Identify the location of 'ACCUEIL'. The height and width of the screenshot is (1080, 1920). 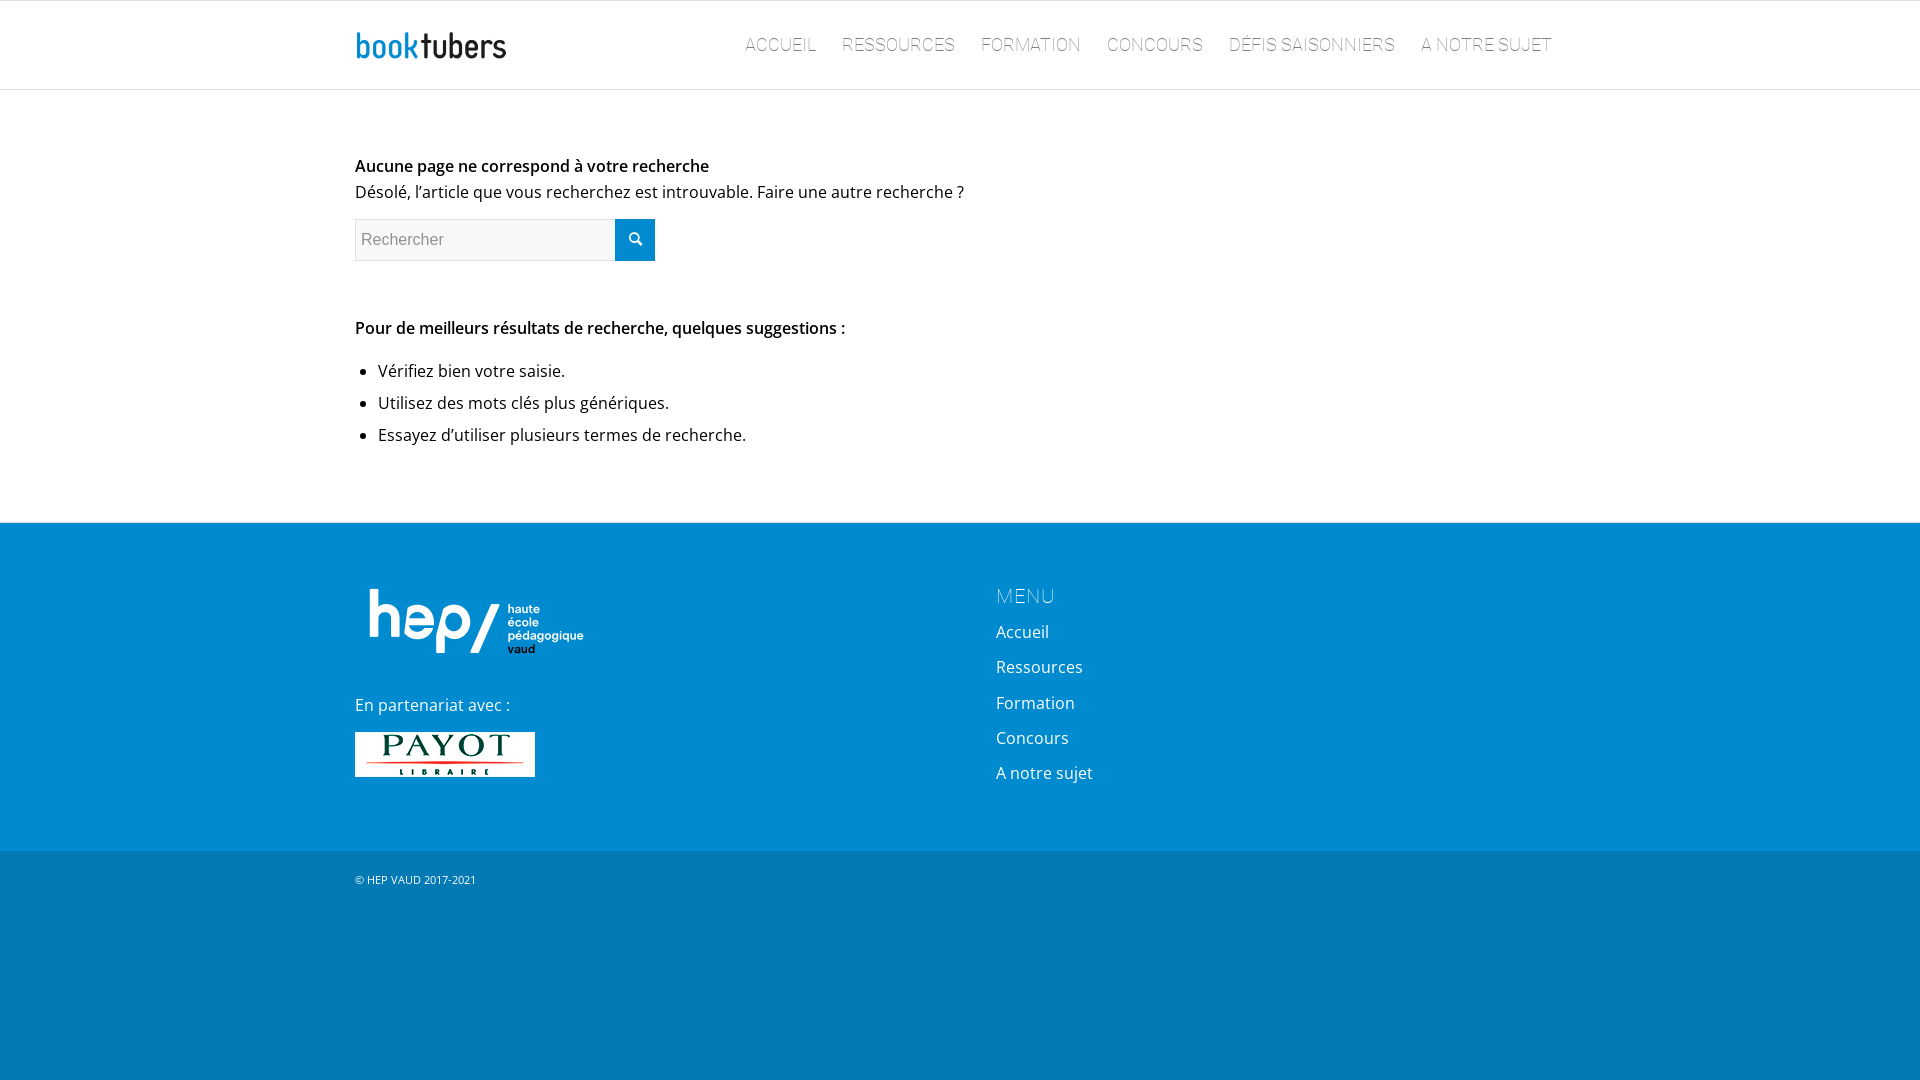
(779, 45).